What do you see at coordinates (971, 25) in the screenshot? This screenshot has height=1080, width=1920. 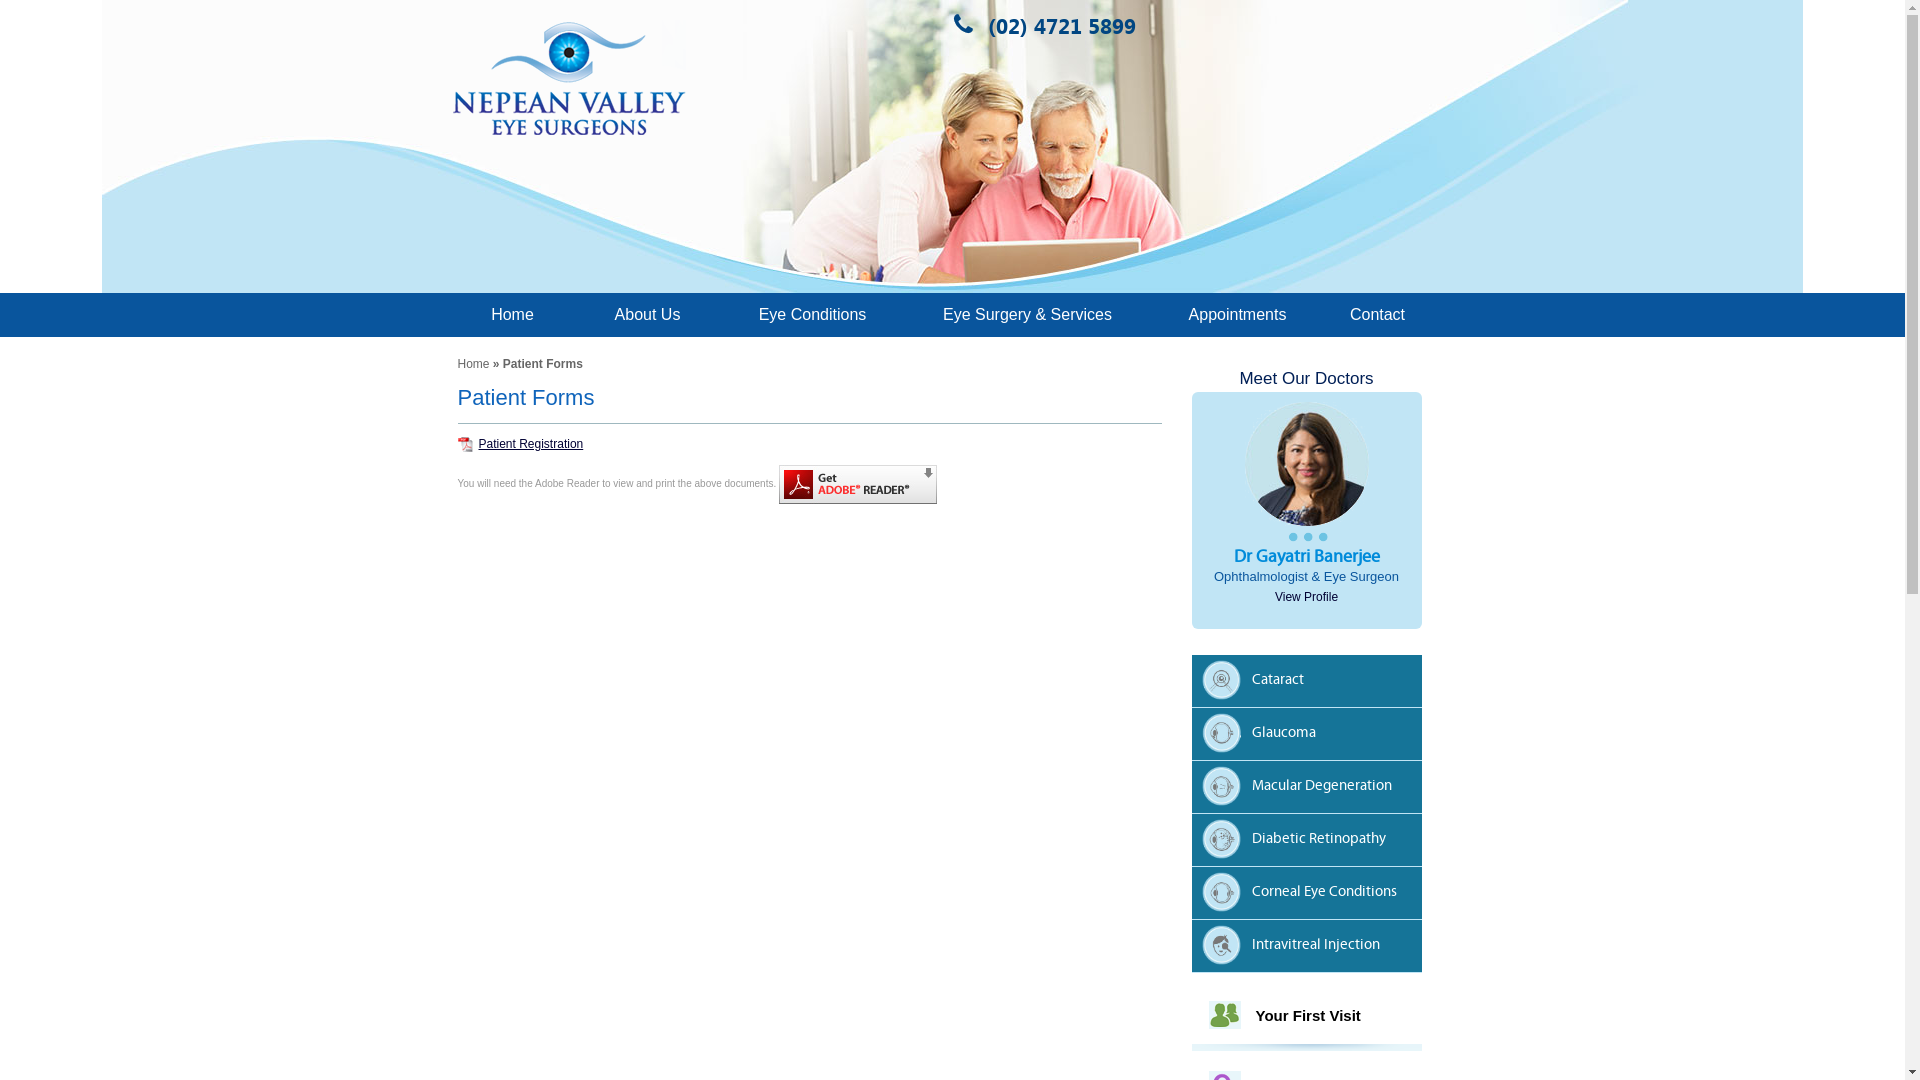 I see `'(02) 4721 5899'` at bounding box center [971, 25].